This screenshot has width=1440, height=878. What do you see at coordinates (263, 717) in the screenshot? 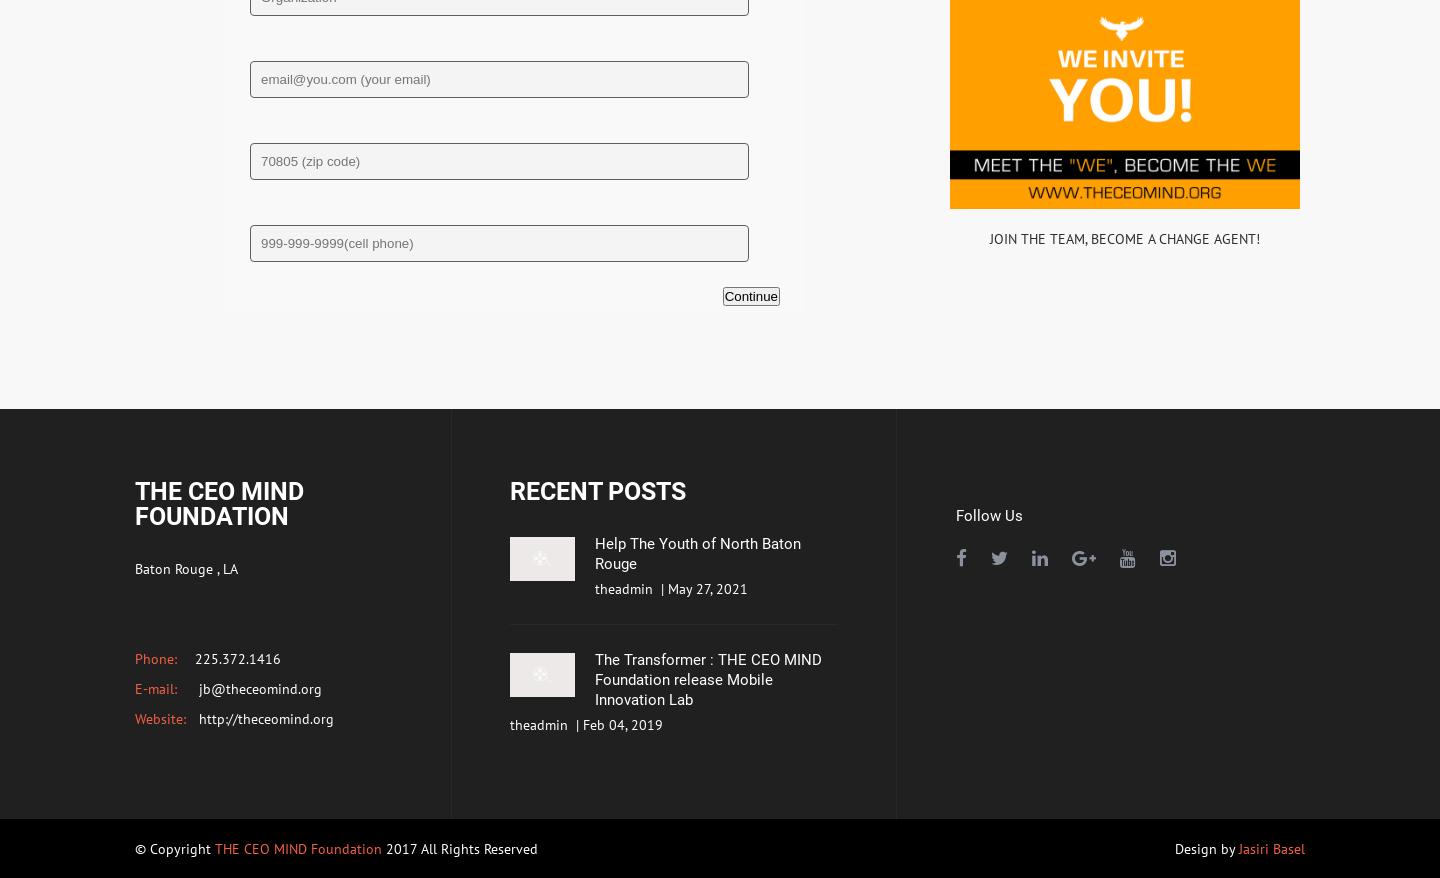
I see `'http://theceomind.org'` at bounding box center [263, 717].